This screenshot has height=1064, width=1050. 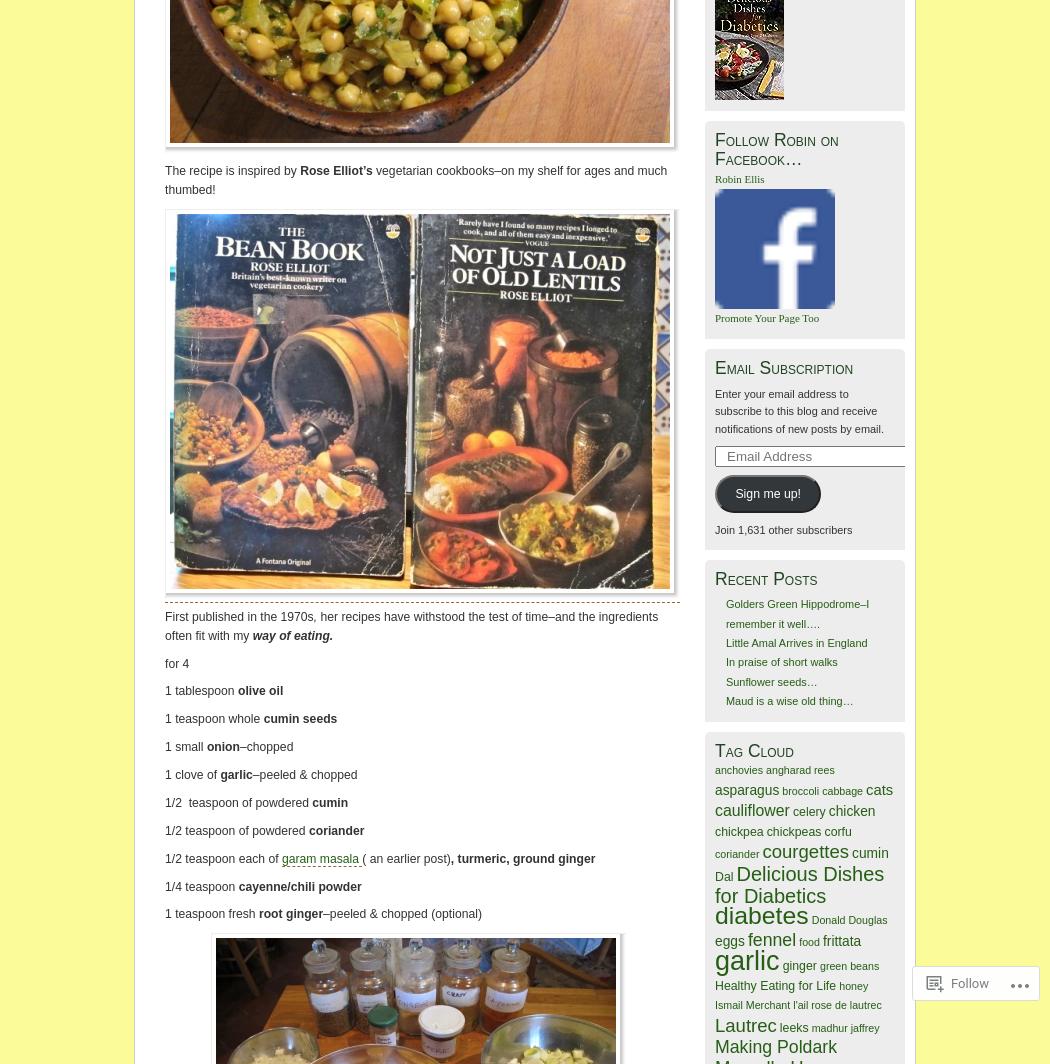 What do you see at coordinates (722, 875) in the screenshot?
I see `'Dal'` at bounding box center [722, 875].